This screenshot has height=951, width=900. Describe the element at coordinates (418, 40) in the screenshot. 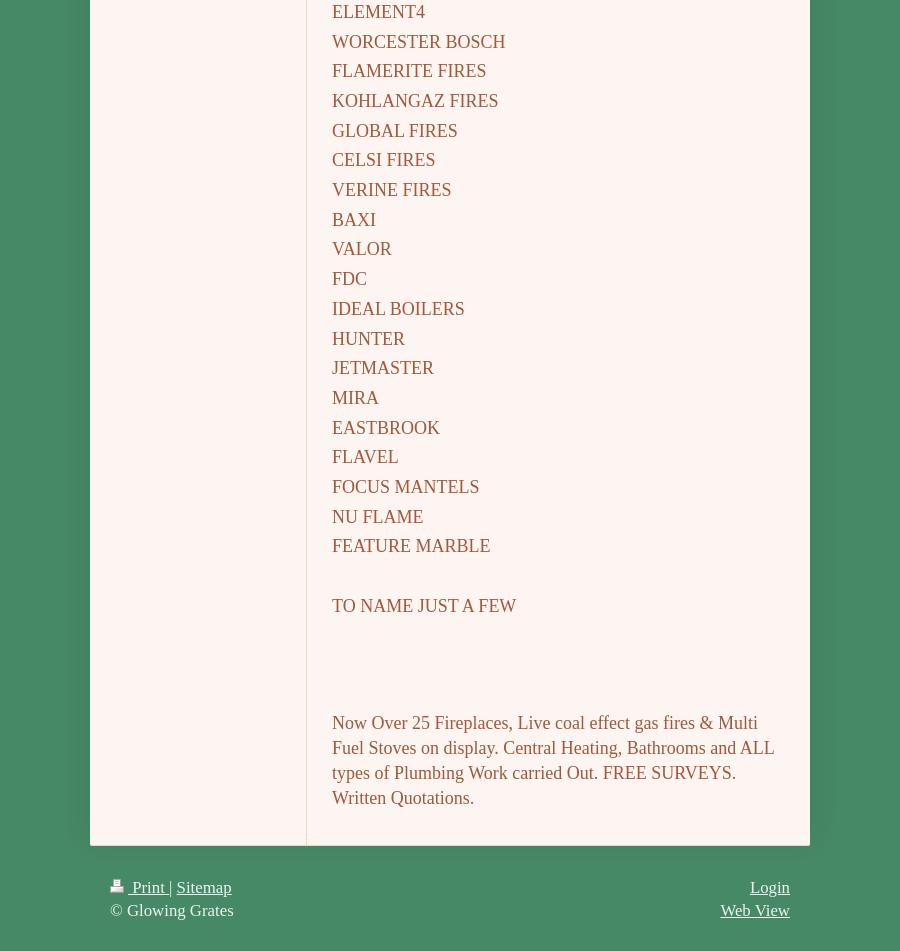

I see `'WORCESTER BOSCH'` at that location.